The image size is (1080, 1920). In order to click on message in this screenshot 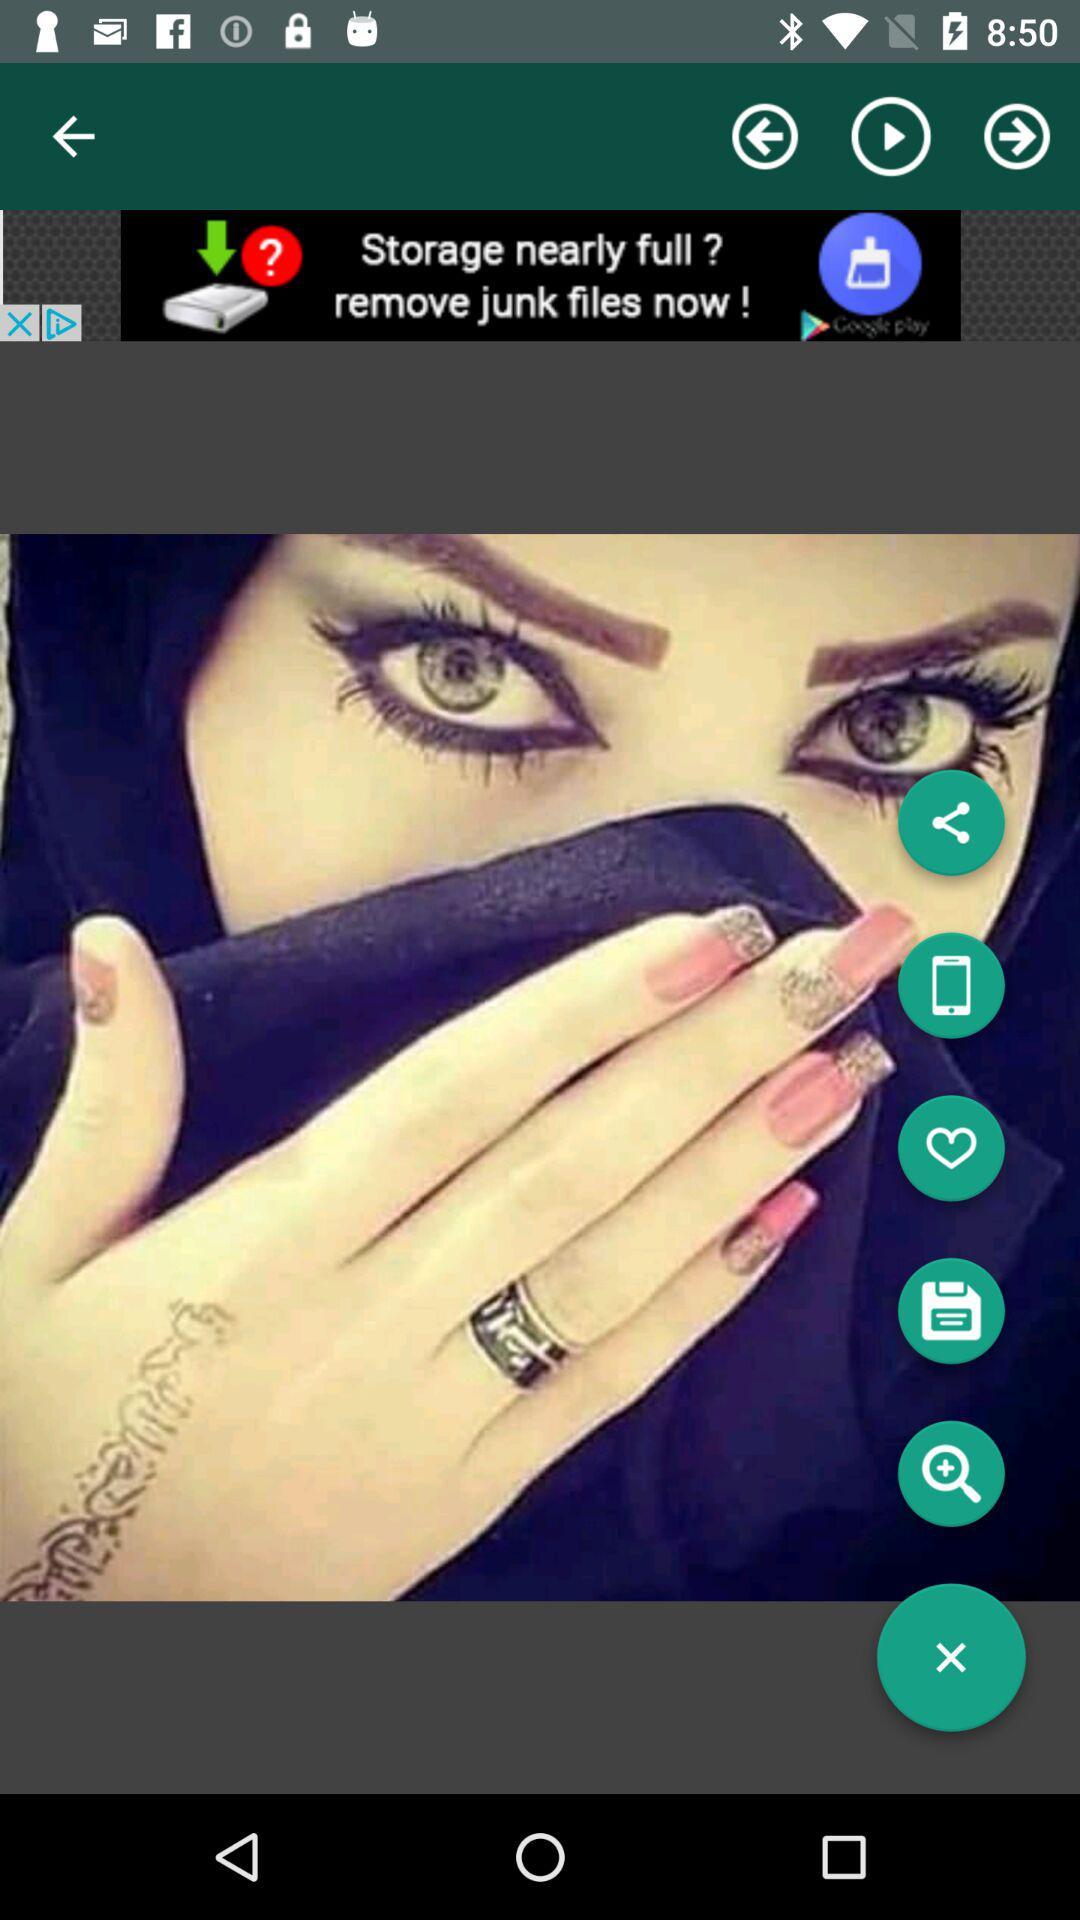, I will do `click(950, 1318)`.